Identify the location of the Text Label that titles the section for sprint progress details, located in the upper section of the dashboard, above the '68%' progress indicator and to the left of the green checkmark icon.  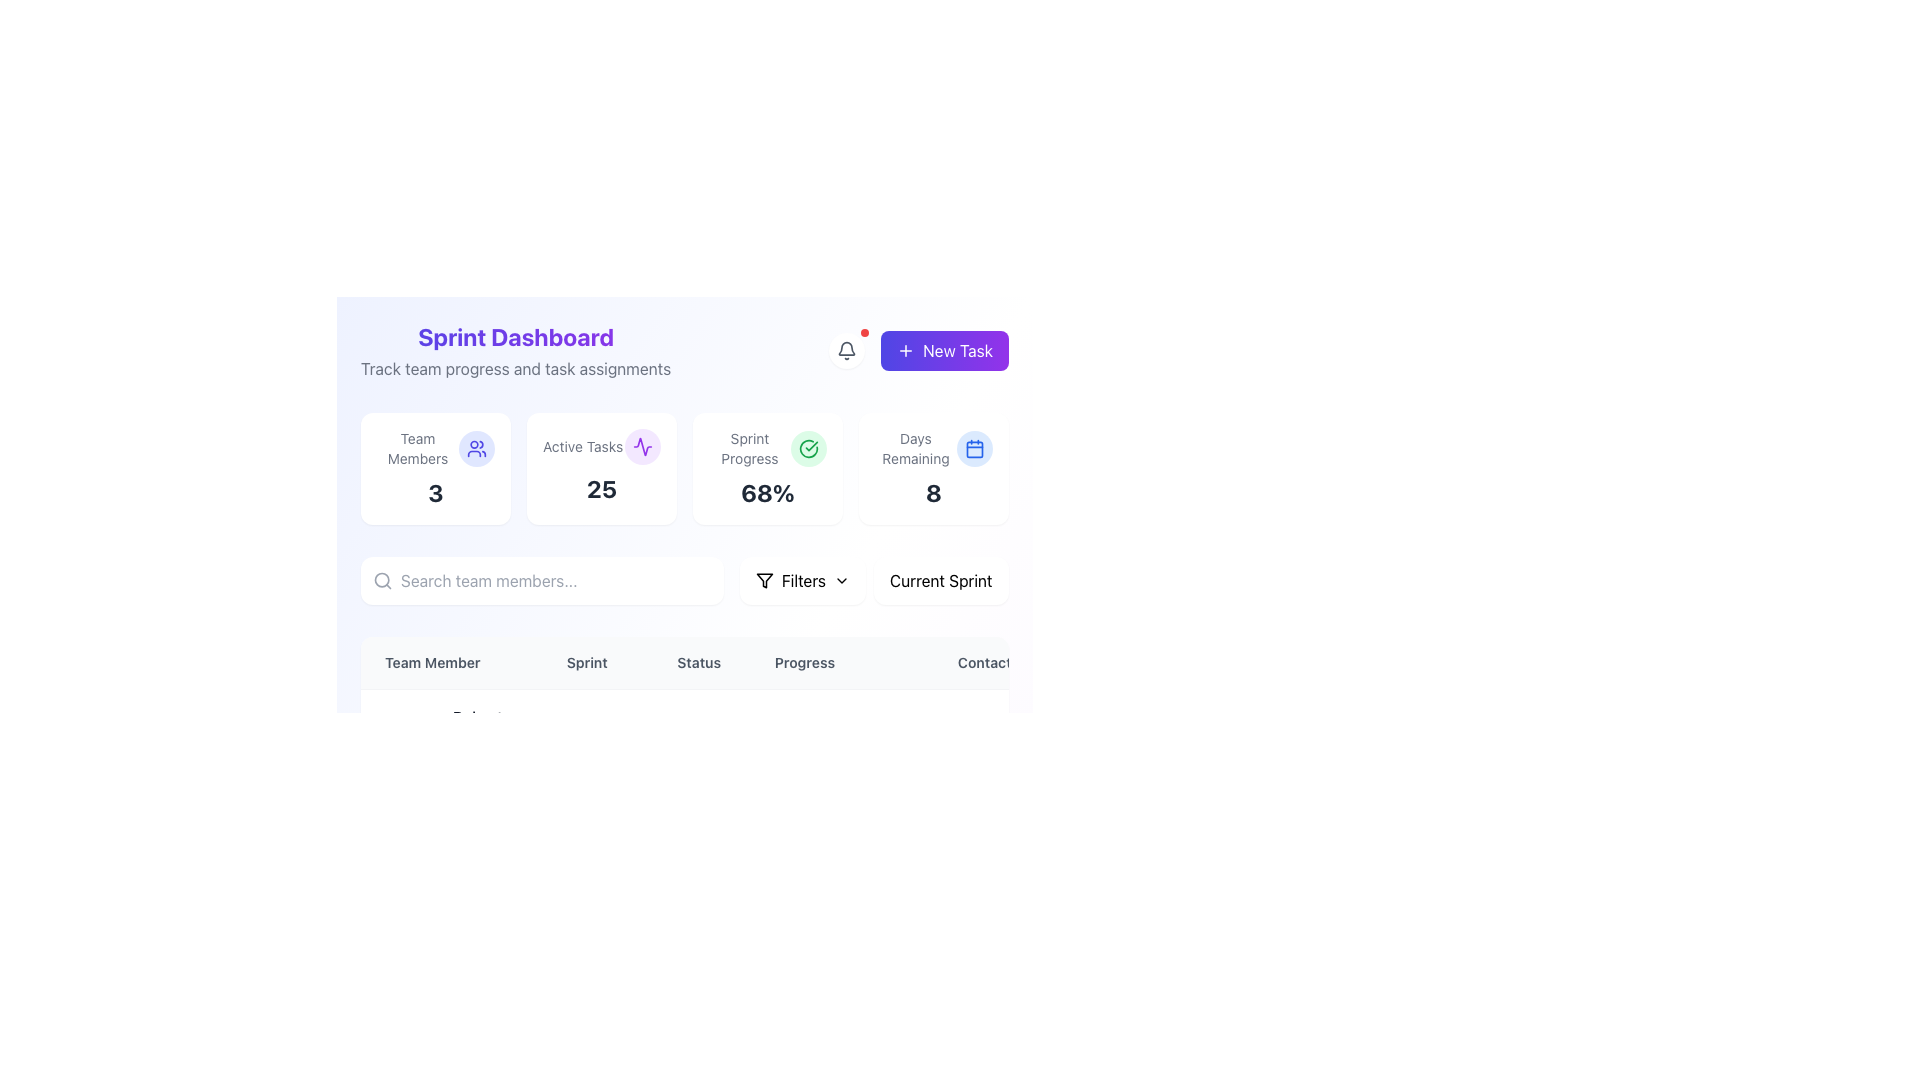
(748, 447).